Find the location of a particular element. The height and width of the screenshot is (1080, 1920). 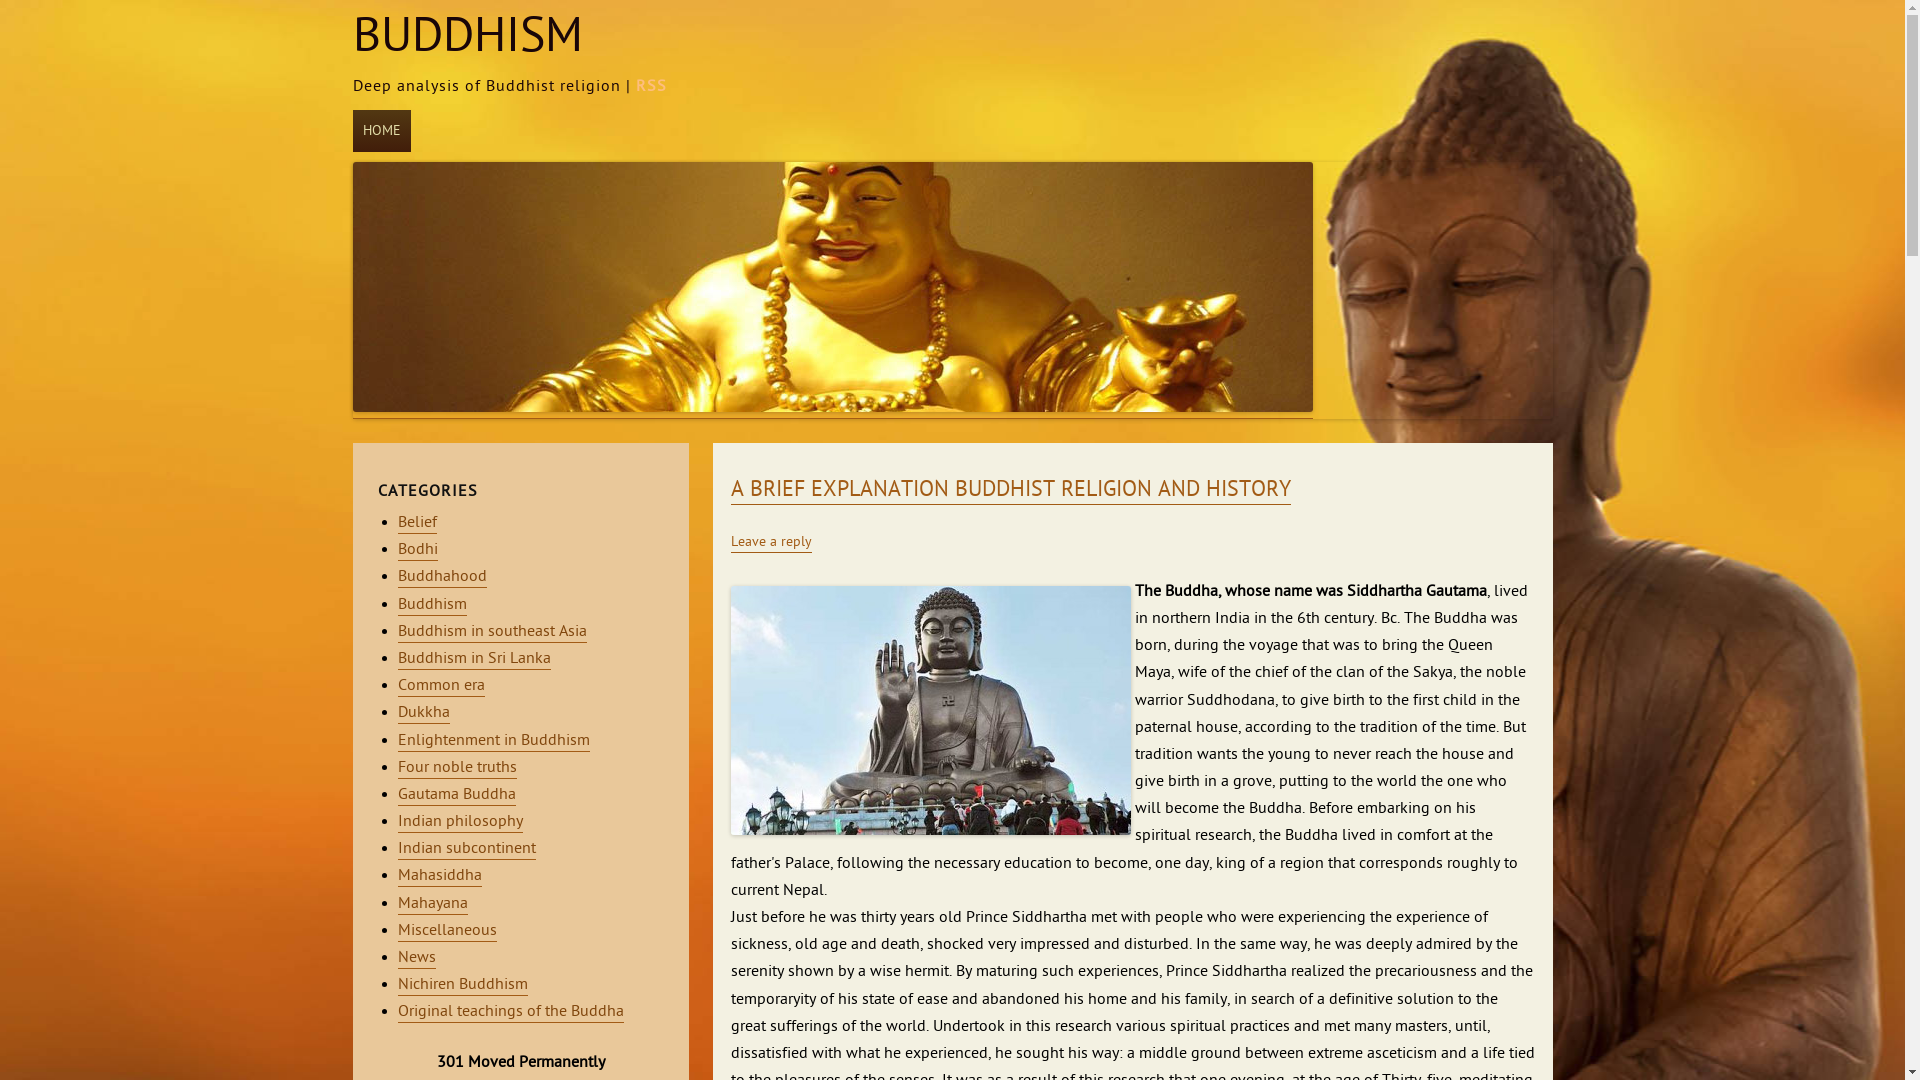

'HOME' is located at coordinates (380, 131).